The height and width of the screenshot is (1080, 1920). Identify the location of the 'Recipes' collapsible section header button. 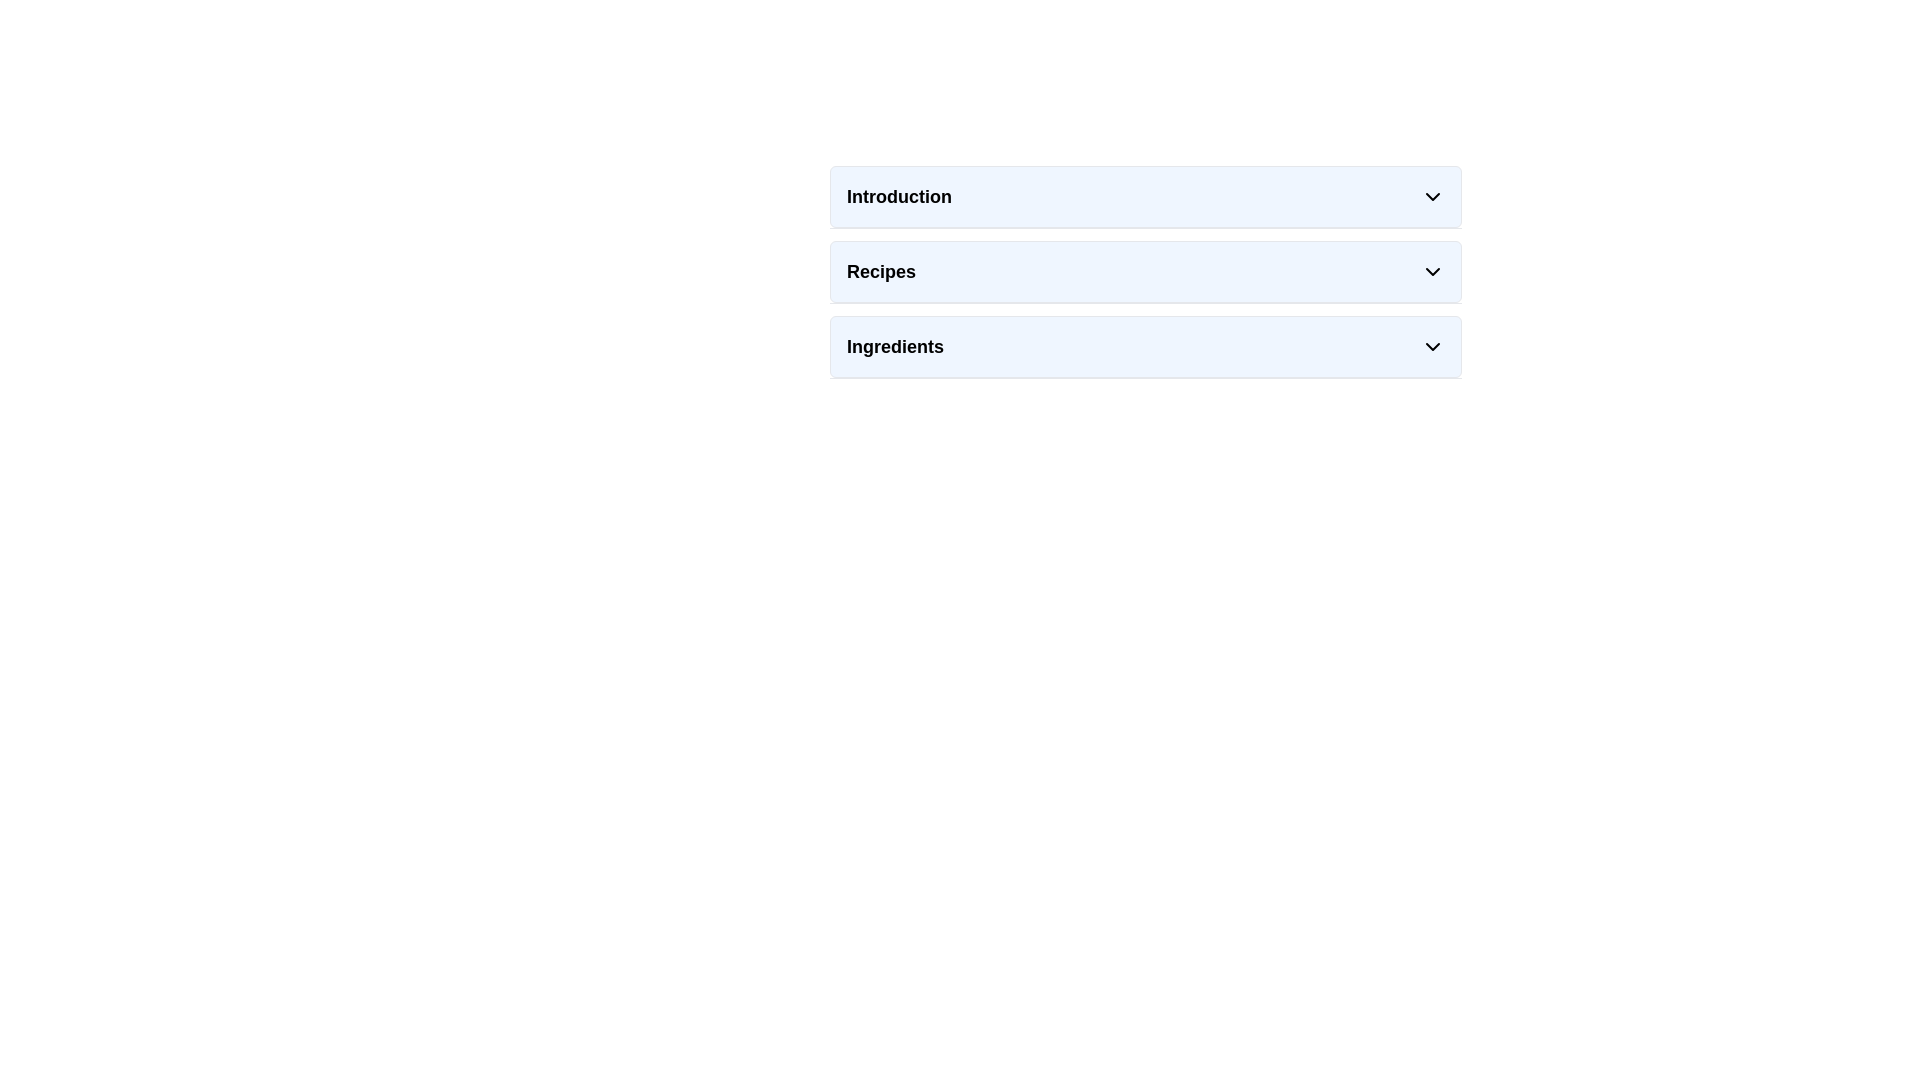
(1146, 272).